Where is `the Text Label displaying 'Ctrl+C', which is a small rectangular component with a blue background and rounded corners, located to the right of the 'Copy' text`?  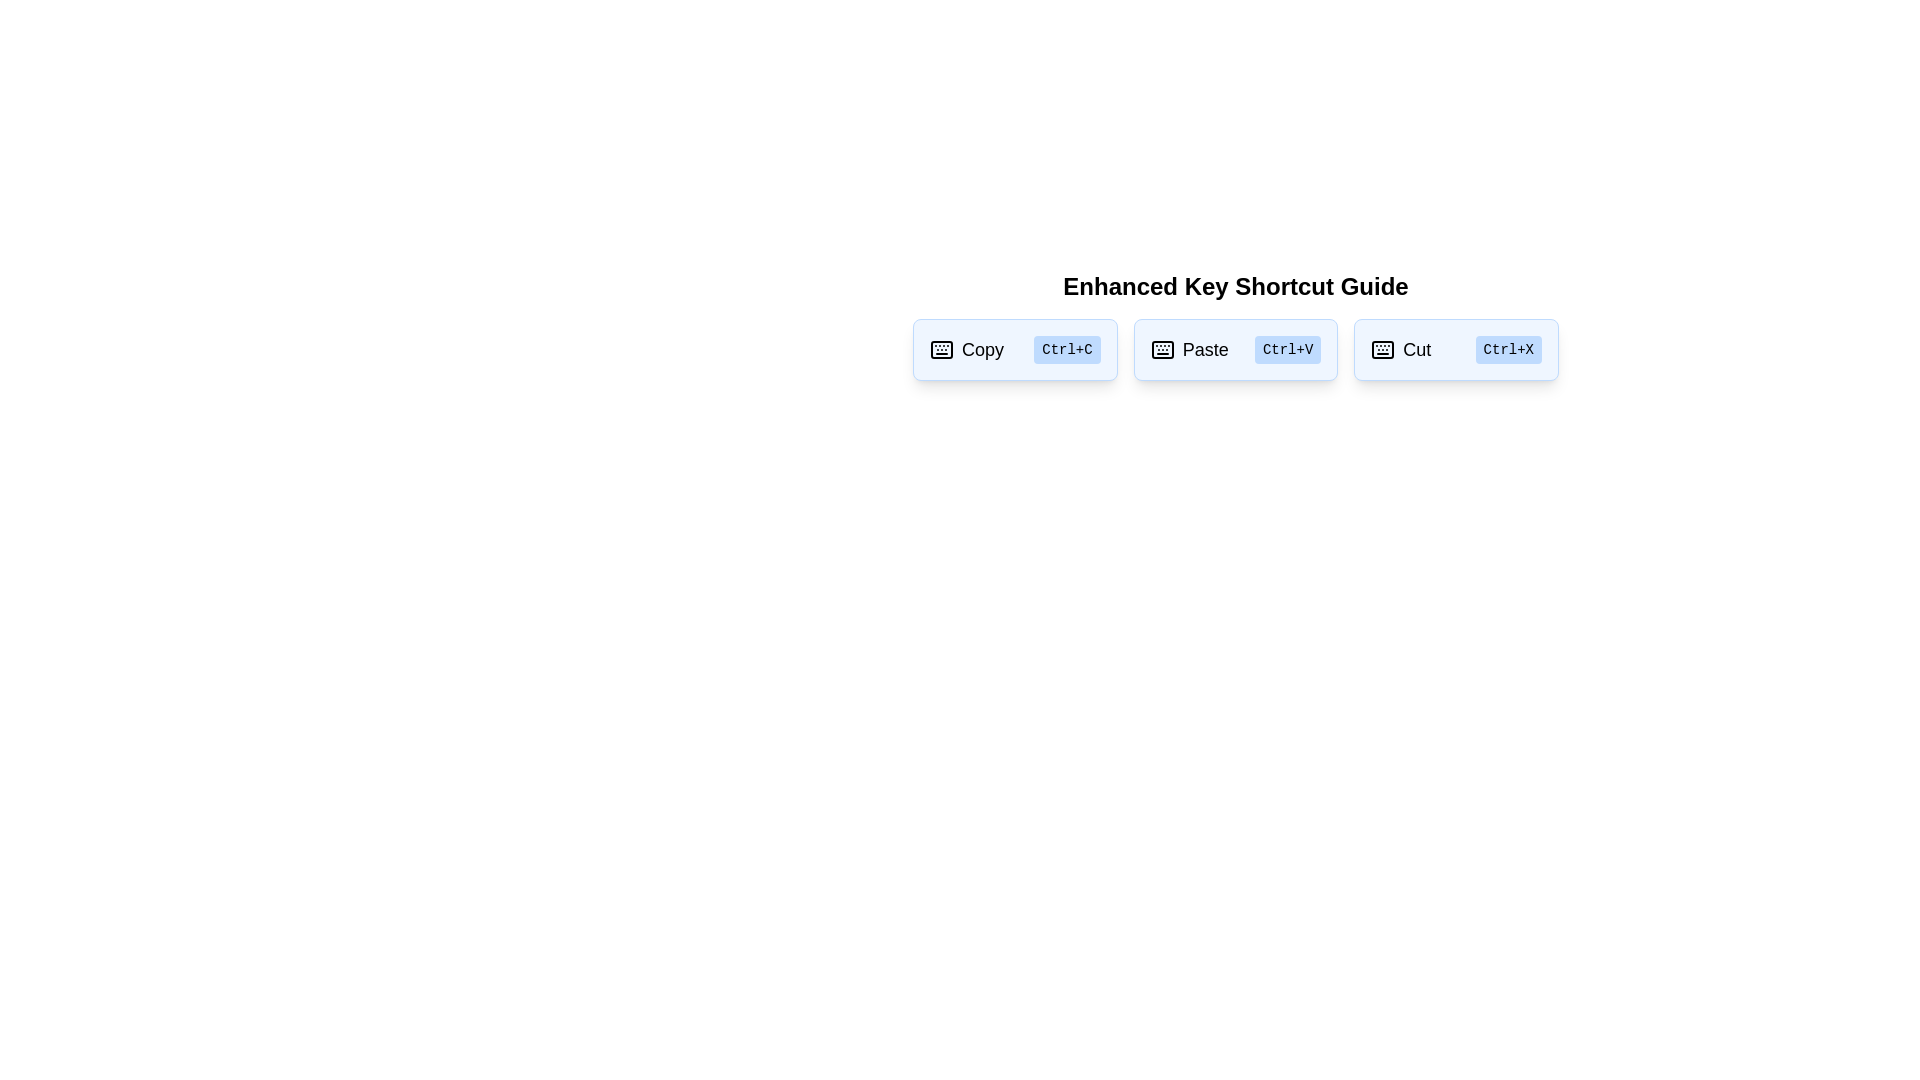 the Text Label displaying 'Ctrl+C', which is a small rectangular component with a blue background and rounded corners, located to the right of the 'Copy' text is located at coordinates (1066, 349).